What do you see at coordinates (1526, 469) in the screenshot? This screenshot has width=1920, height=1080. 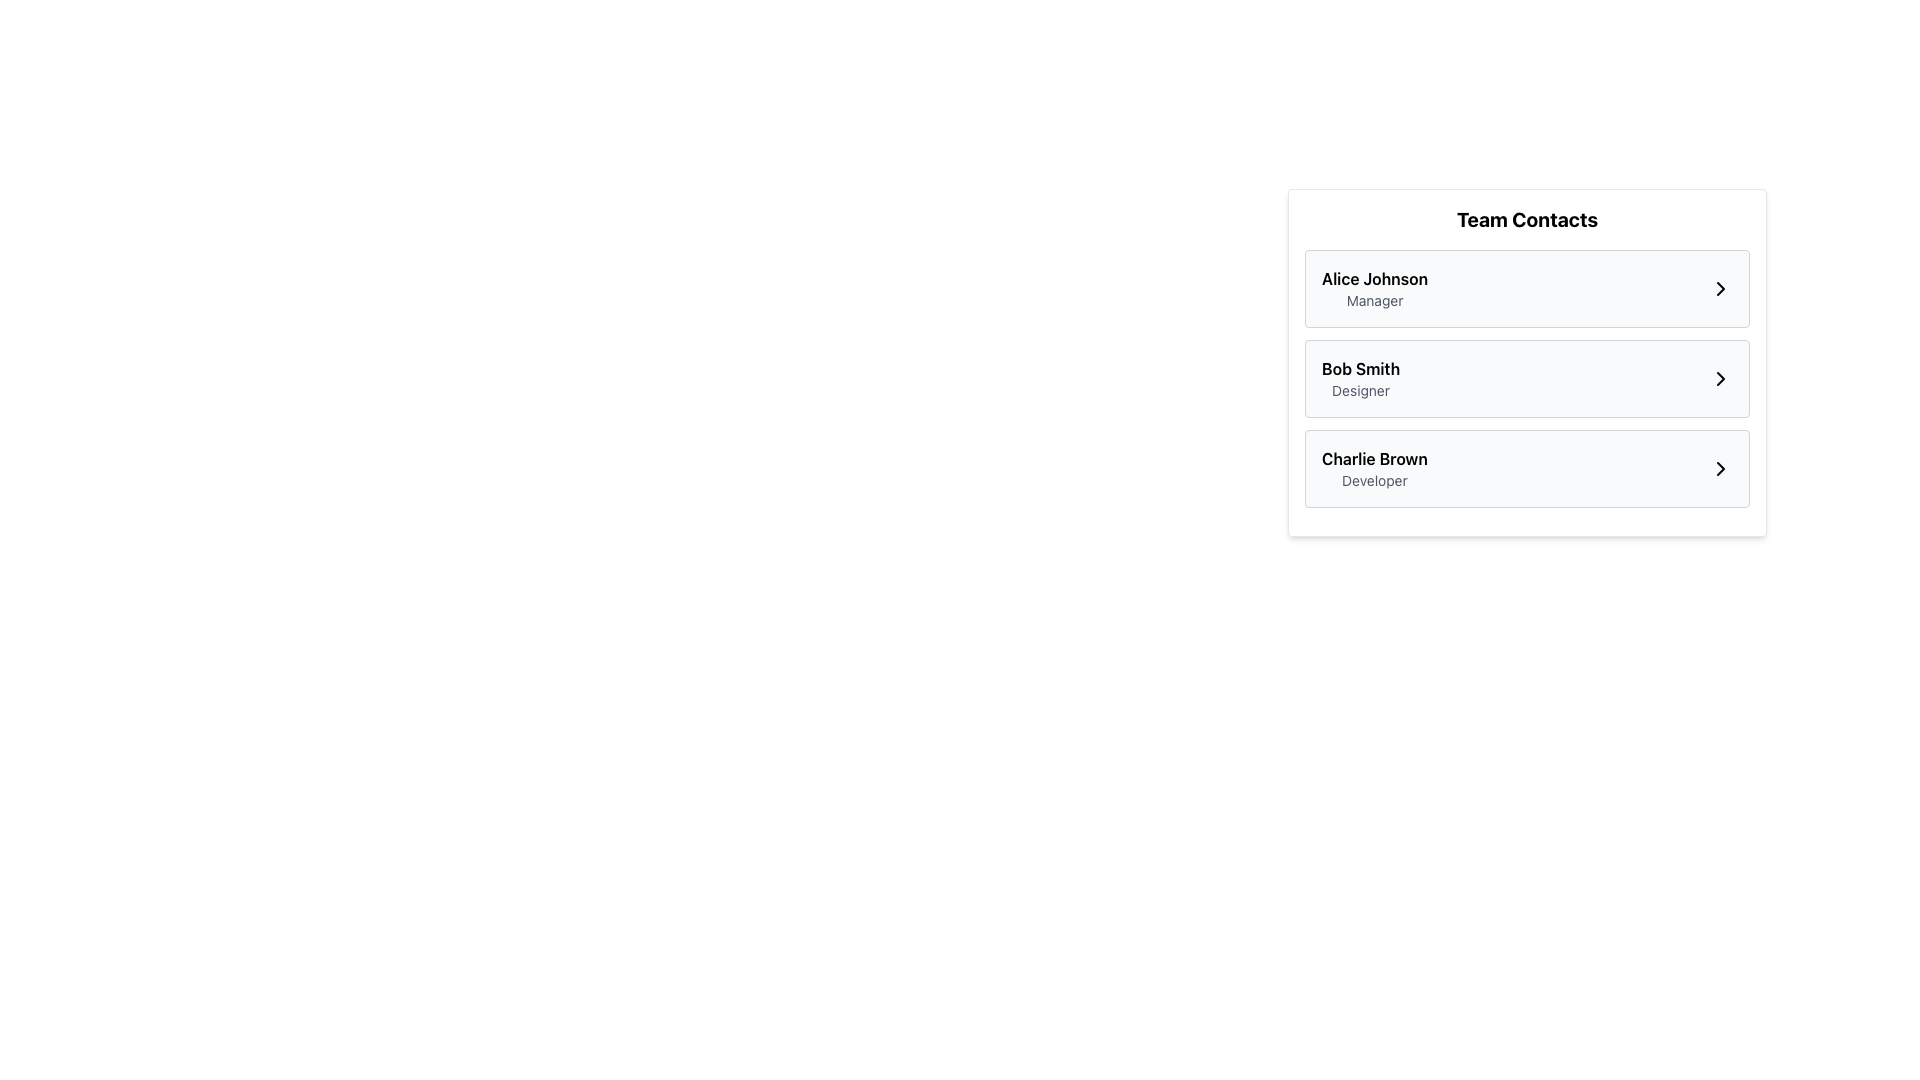 I see `the third item in the 'Team Contacts' list, which is labeled 'Charlie Brown'` at bounding box center [1526, 469].